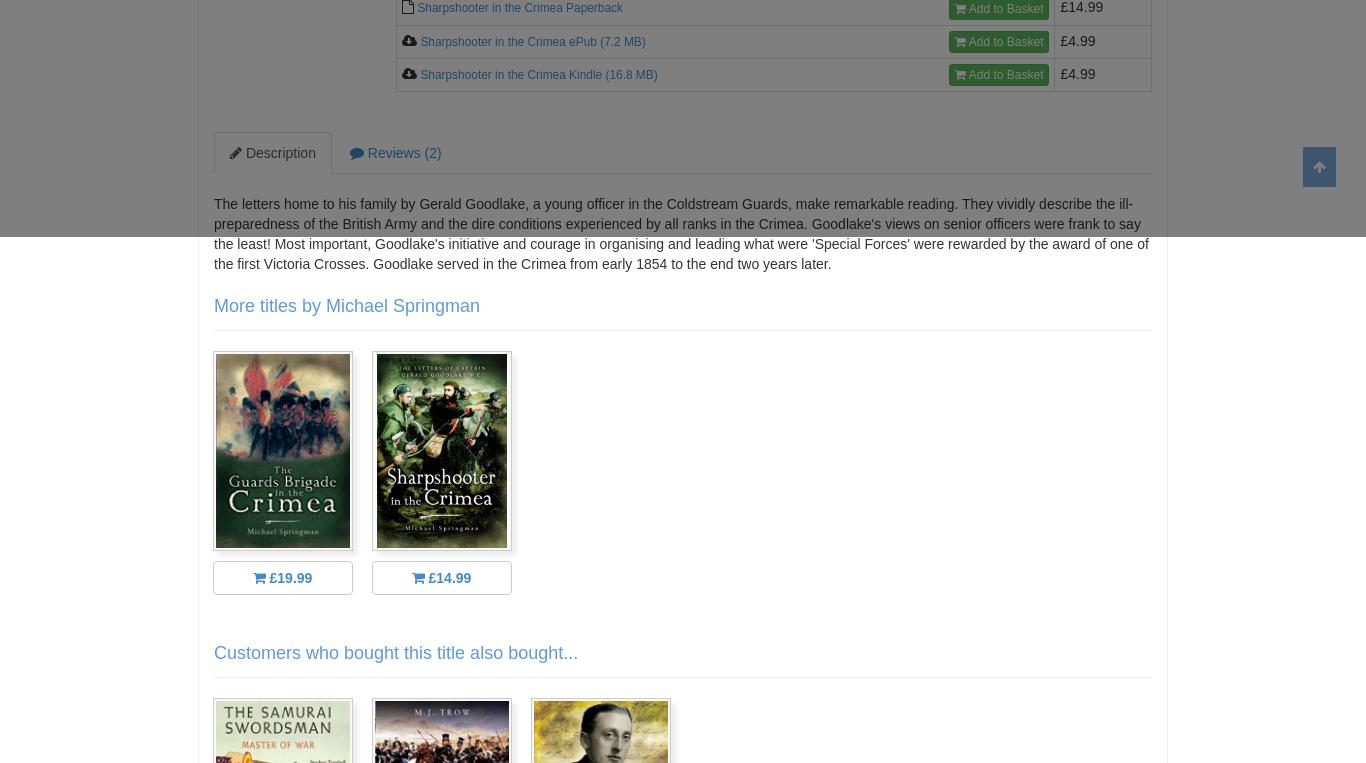  I want to click on 'Sharpshooter in the Crimea Paperback', so click(519, 7).